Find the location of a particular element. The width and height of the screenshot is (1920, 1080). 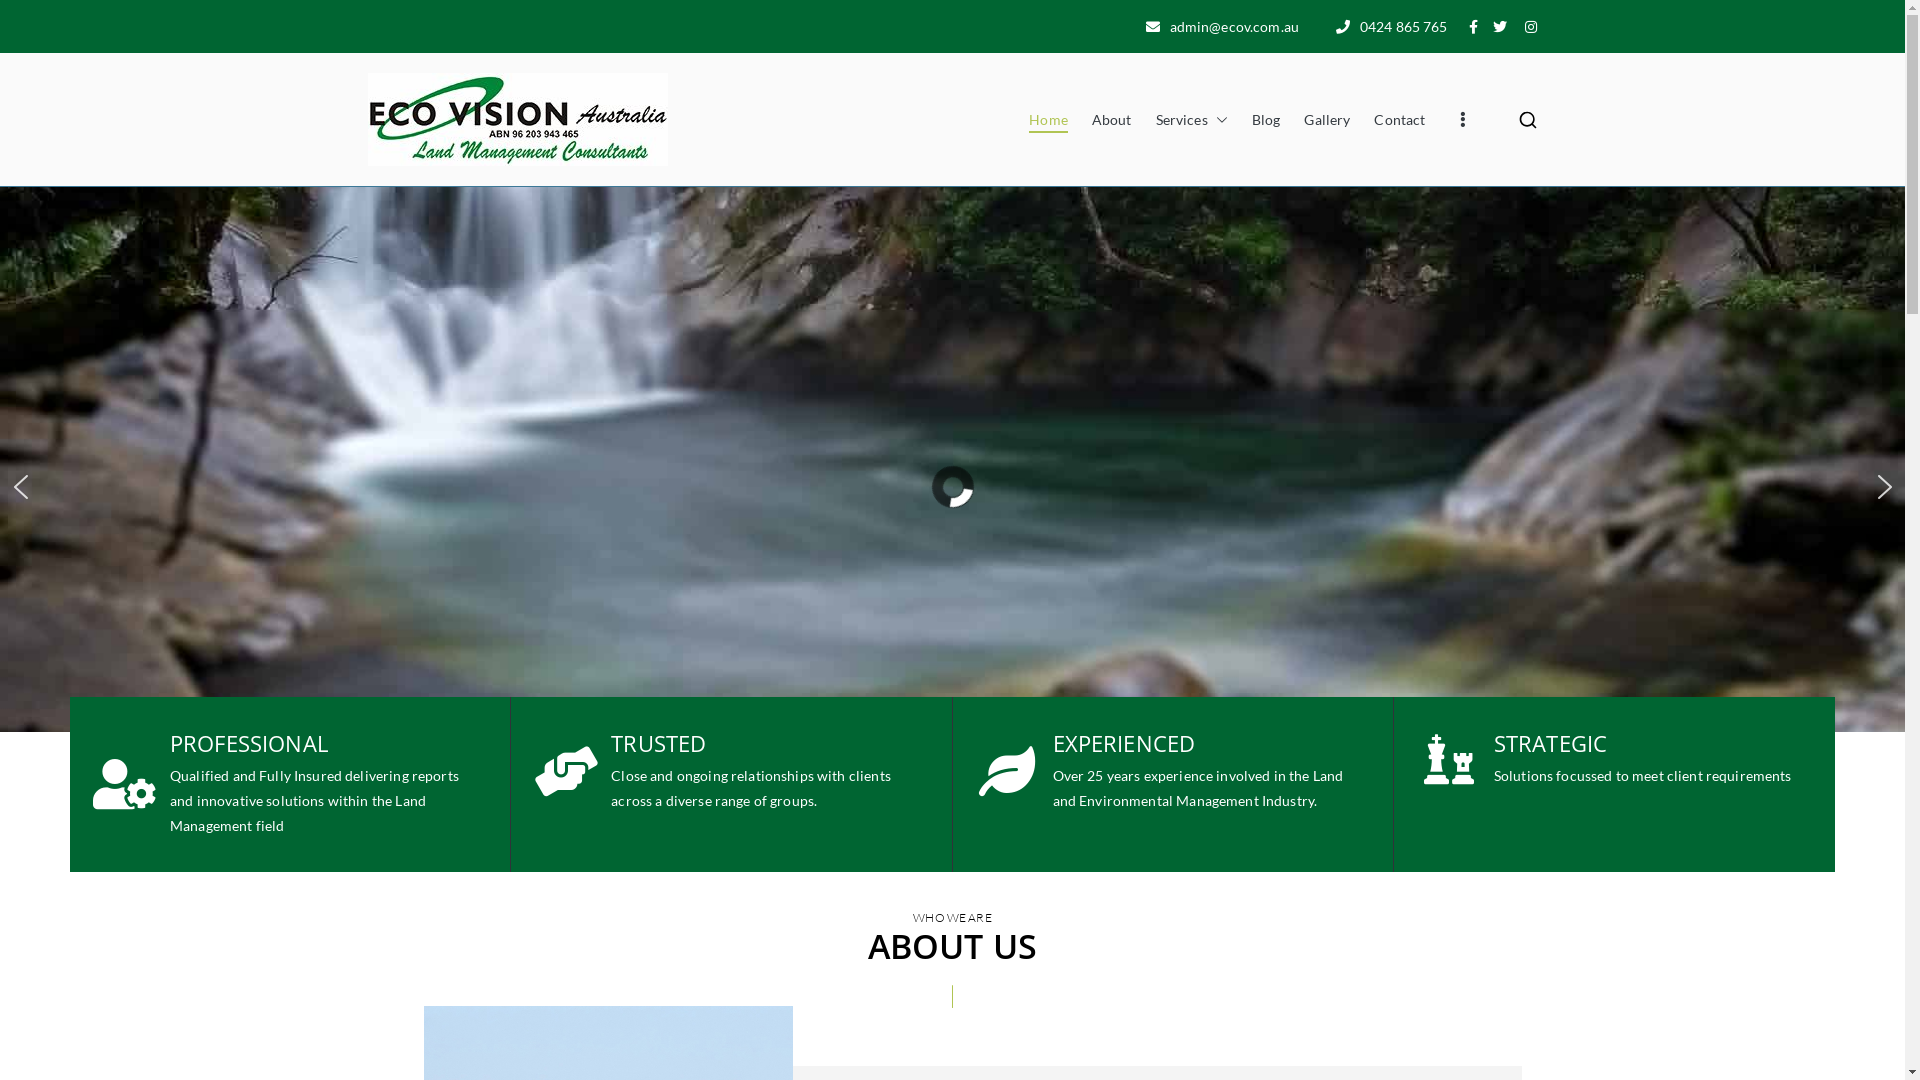

'Blog' is located at coordinates (1251, 119).